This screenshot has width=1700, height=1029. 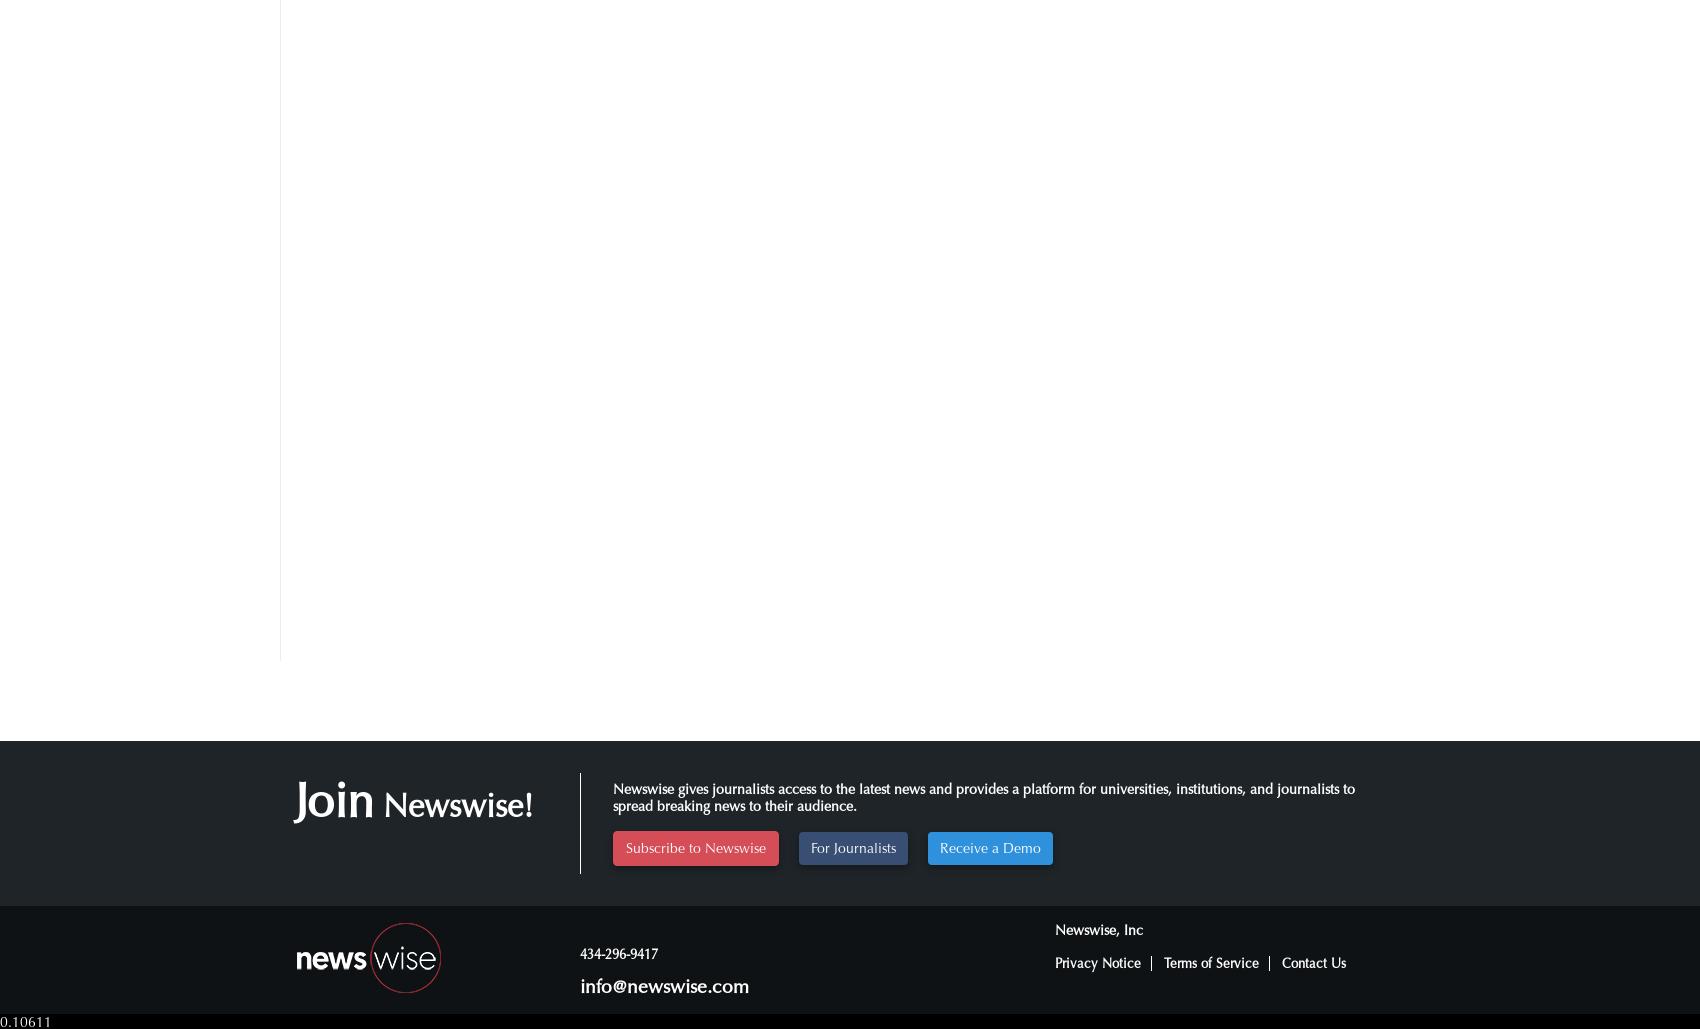 I want to click on 'Subscribe to Newswise', so click(x=624, y=846).